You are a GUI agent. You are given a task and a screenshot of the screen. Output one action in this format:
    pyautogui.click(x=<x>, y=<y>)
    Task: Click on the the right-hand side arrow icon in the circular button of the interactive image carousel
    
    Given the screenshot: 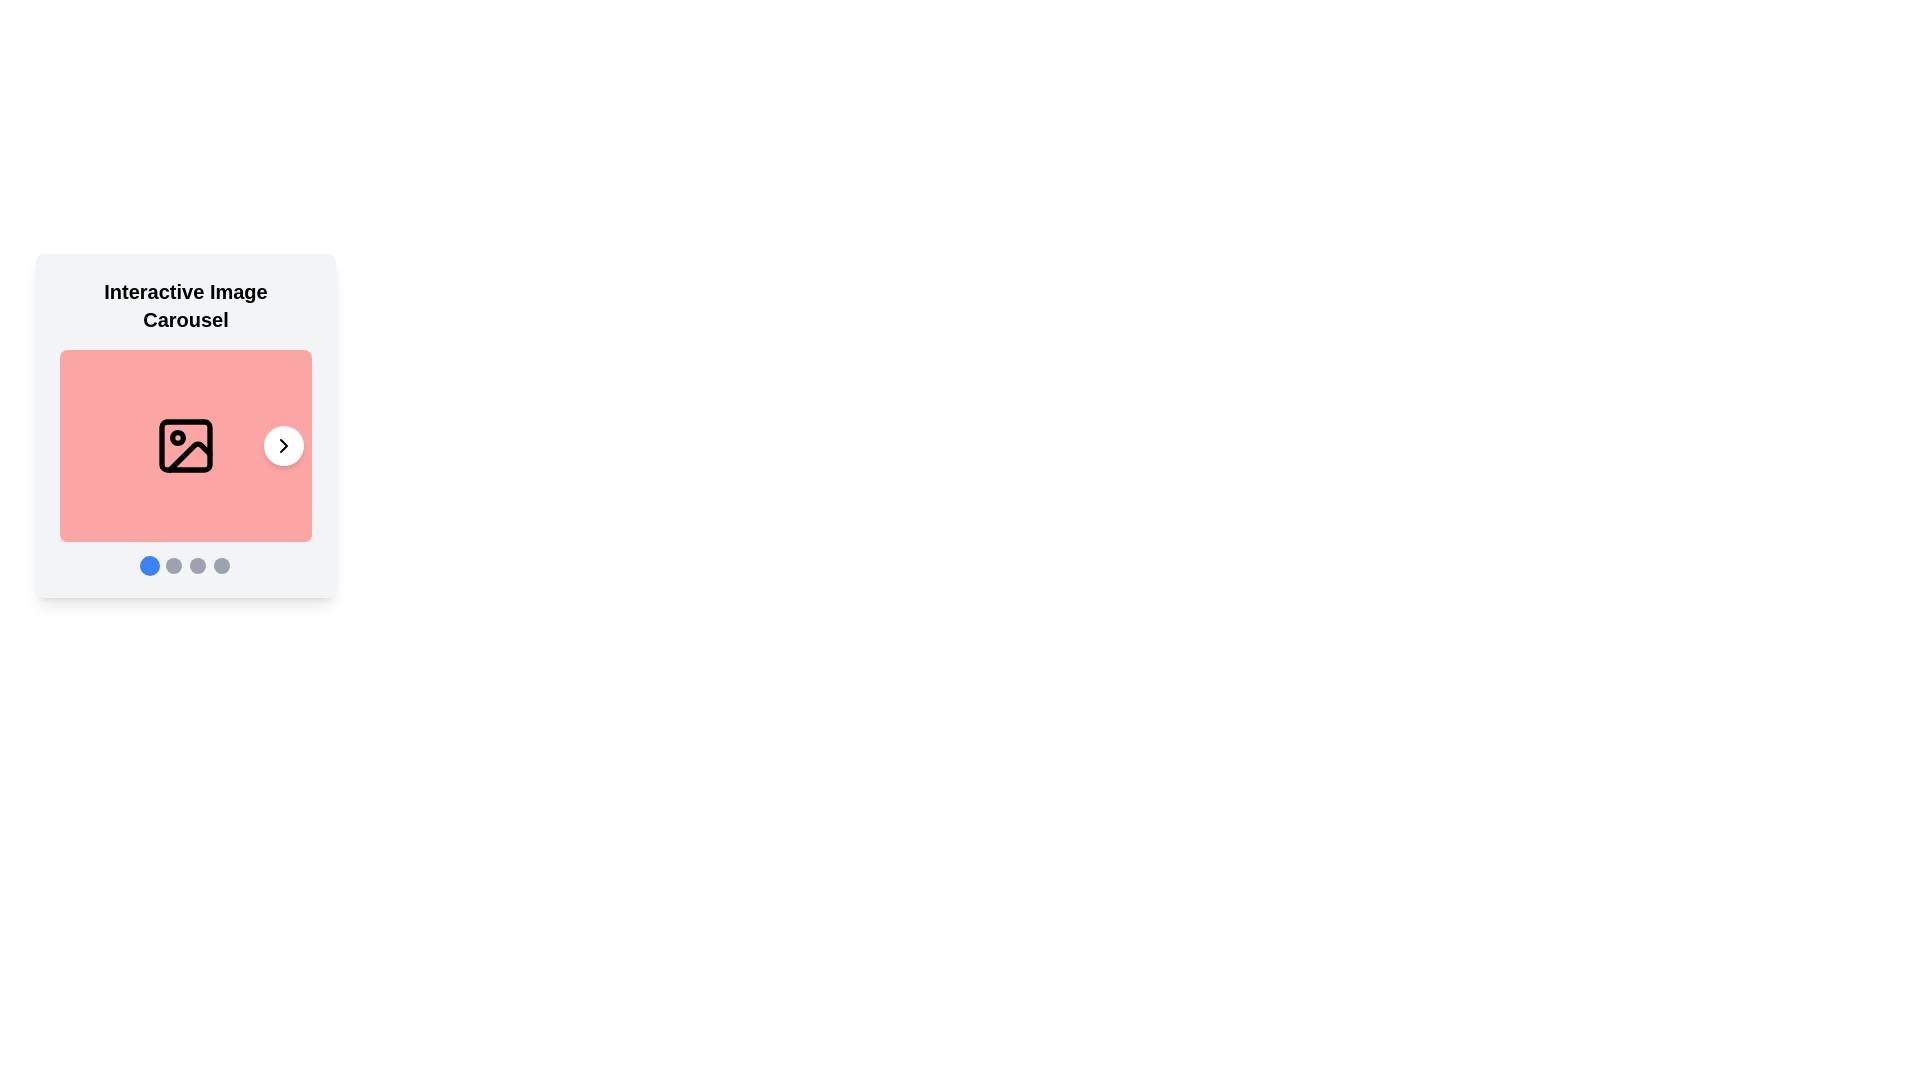 What is the action you would take?
    pyautogui.click(x=282, y=445)
    